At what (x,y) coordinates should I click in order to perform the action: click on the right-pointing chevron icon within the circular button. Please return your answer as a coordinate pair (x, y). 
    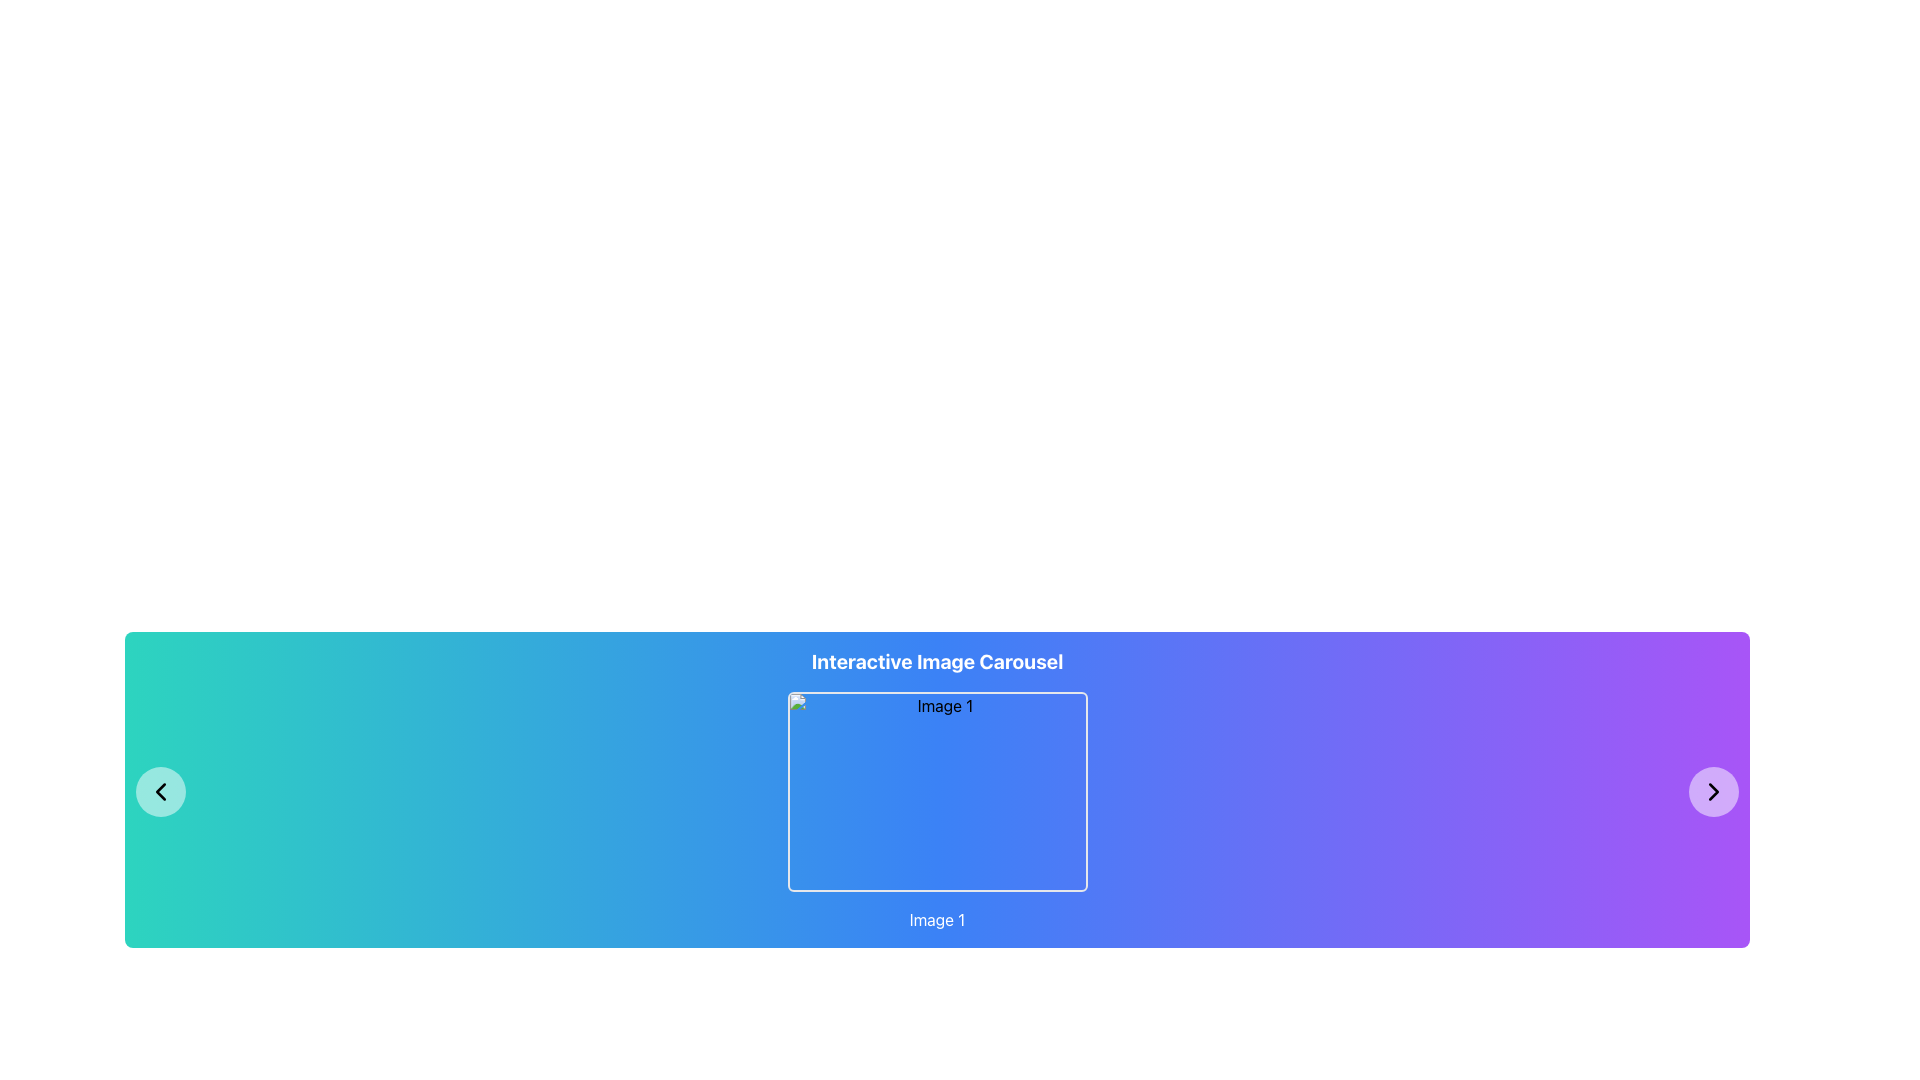
    Looking at the image, I should click on (1712, 790).